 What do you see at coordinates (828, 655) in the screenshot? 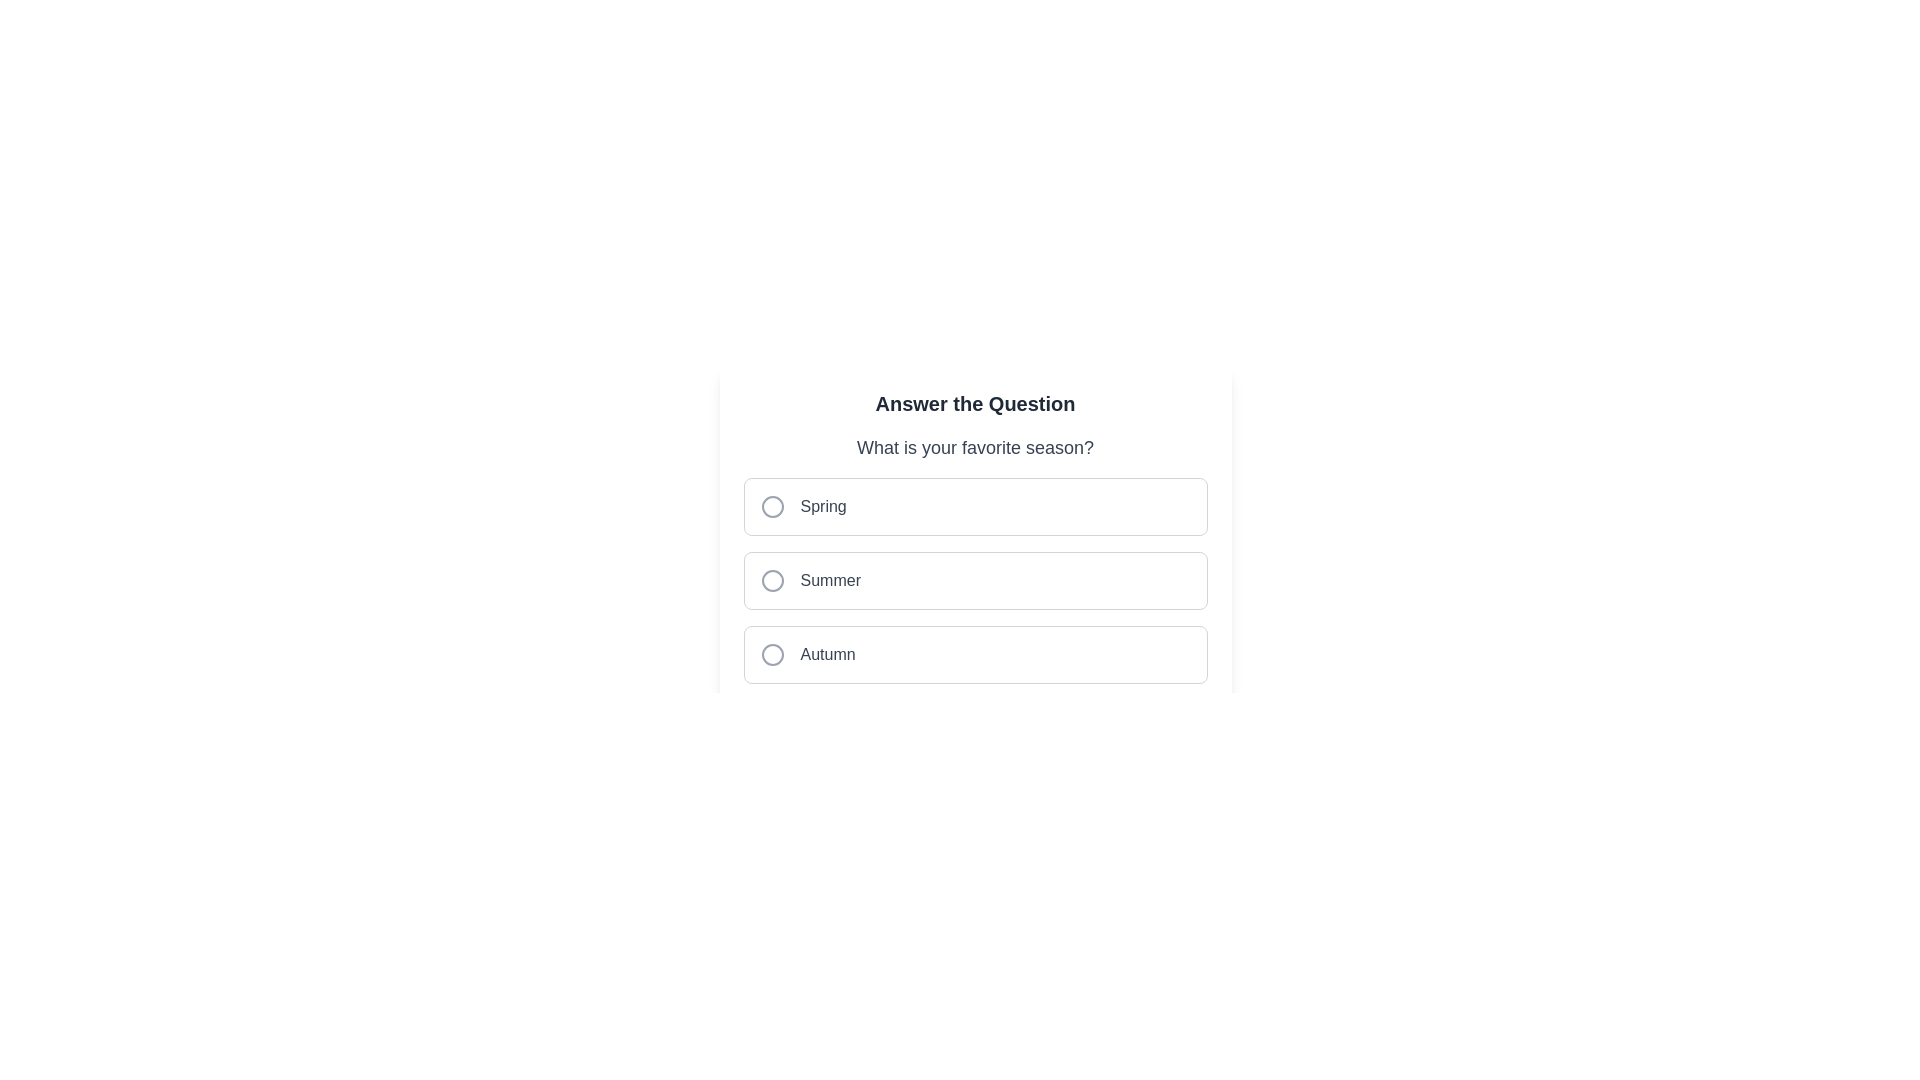
I see `label for the selectable option 'Autumn', which is the third item in a list of choice options in a form-like interaction` at bounding box center [828, 655].